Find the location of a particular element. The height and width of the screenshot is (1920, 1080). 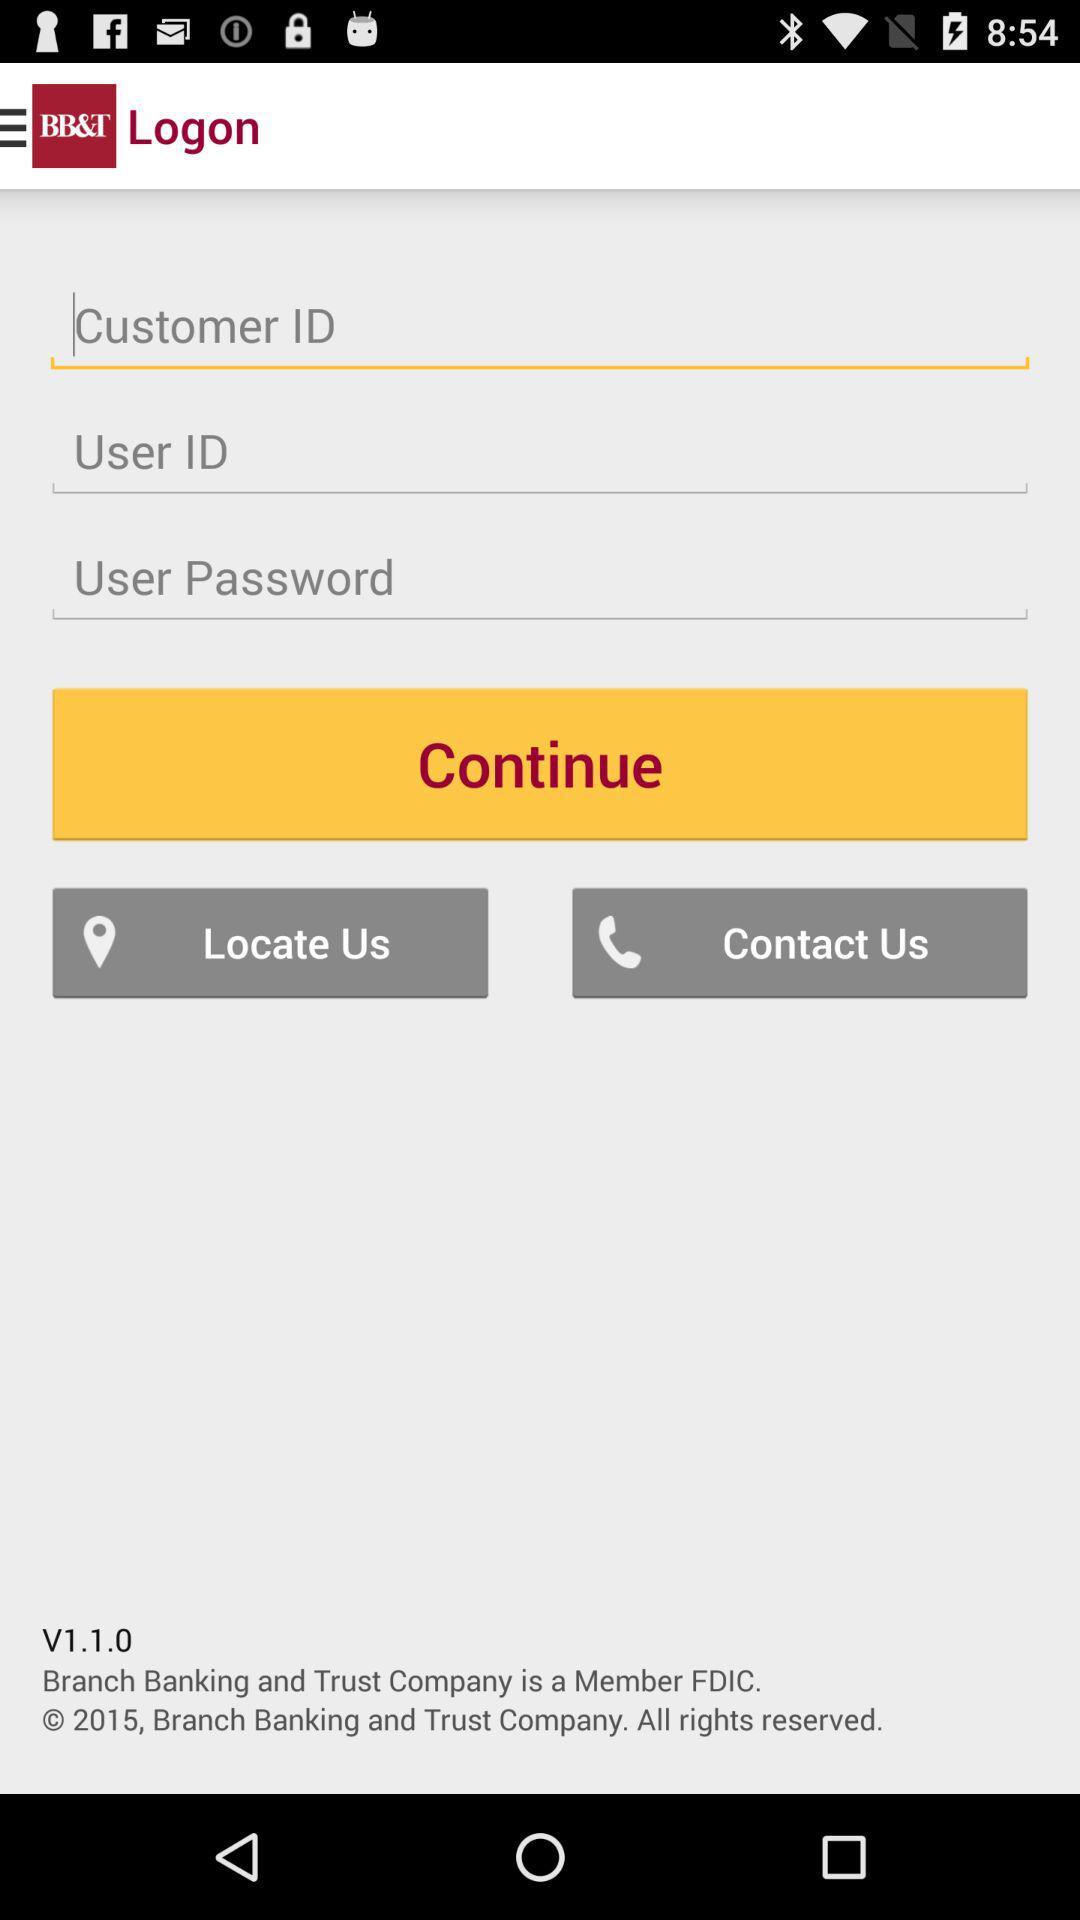

icon to the right of locate us is located at coordinates (798, 941).